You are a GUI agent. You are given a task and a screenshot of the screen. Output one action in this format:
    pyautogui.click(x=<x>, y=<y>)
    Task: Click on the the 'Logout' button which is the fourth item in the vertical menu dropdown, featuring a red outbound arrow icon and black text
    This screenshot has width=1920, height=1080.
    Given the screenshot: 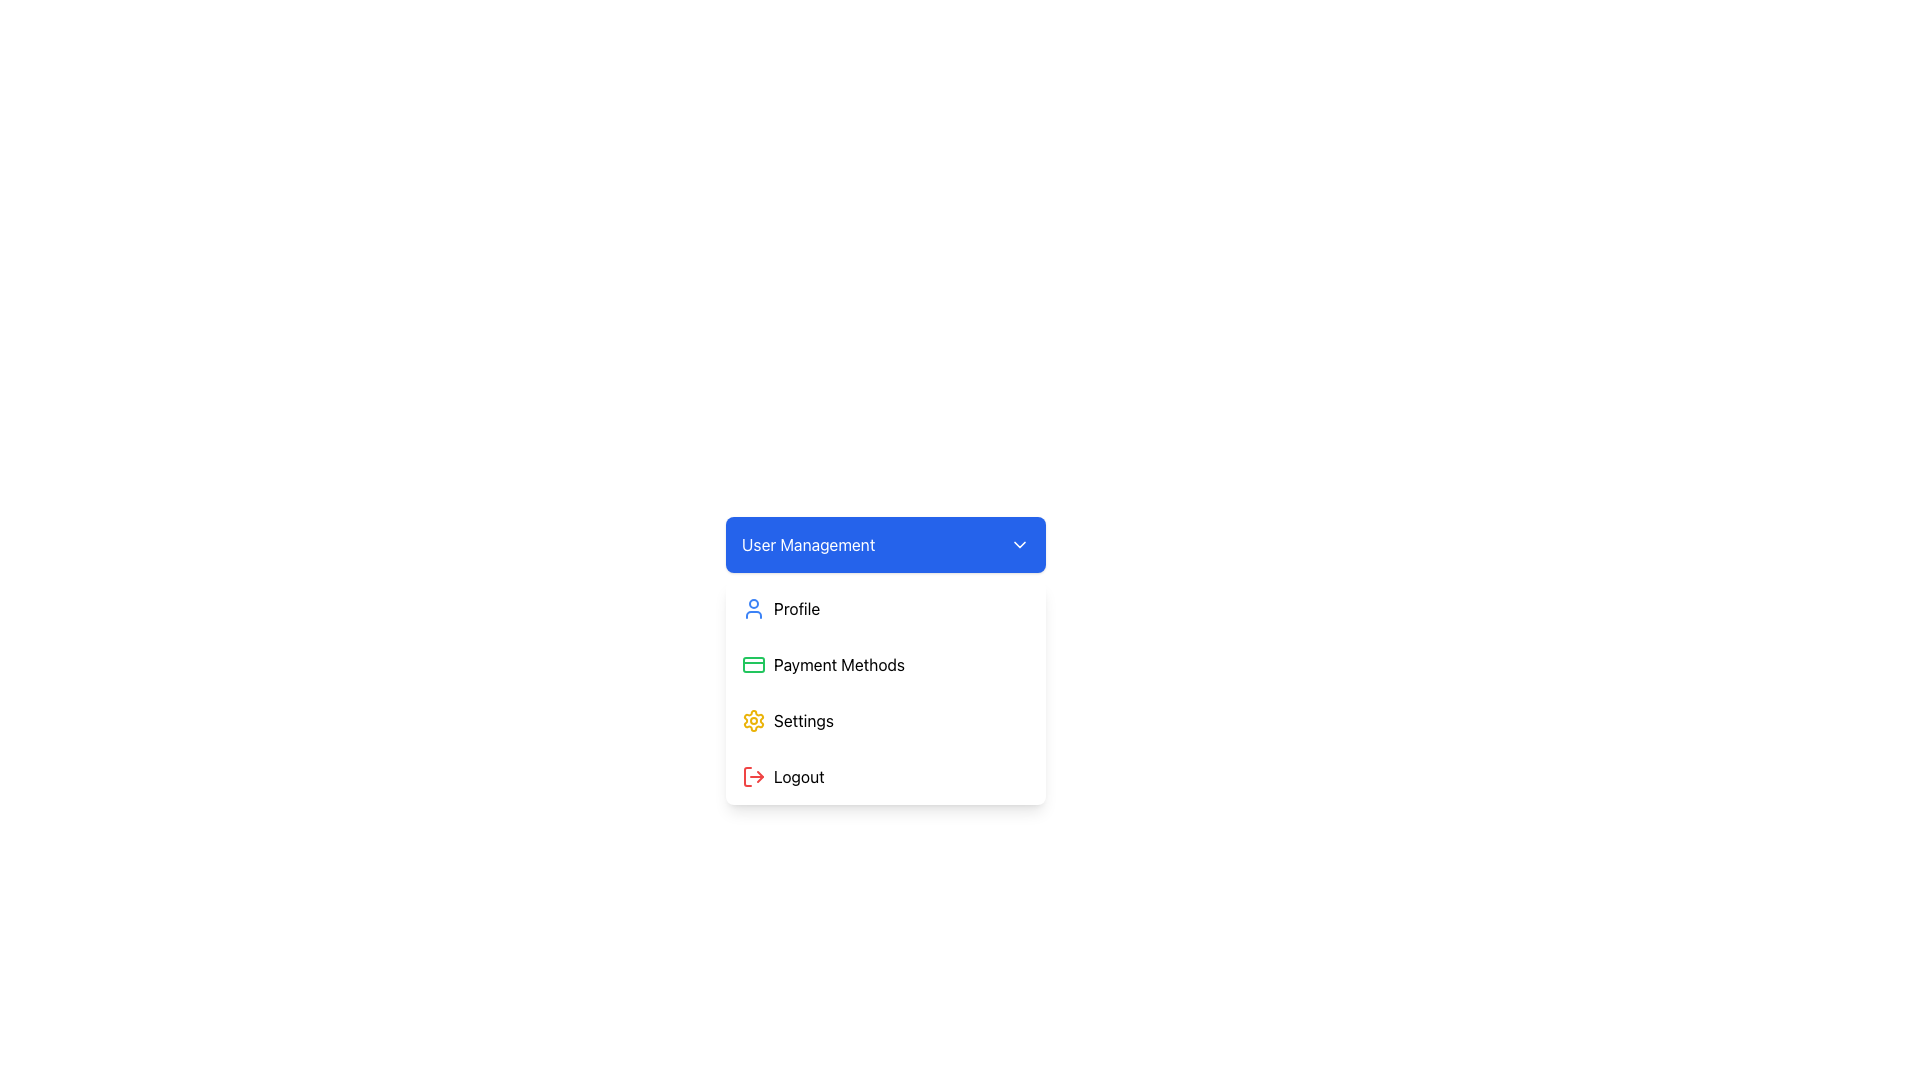 What is the action you would take?
    pyautogui.click(x=885, y=775)
    